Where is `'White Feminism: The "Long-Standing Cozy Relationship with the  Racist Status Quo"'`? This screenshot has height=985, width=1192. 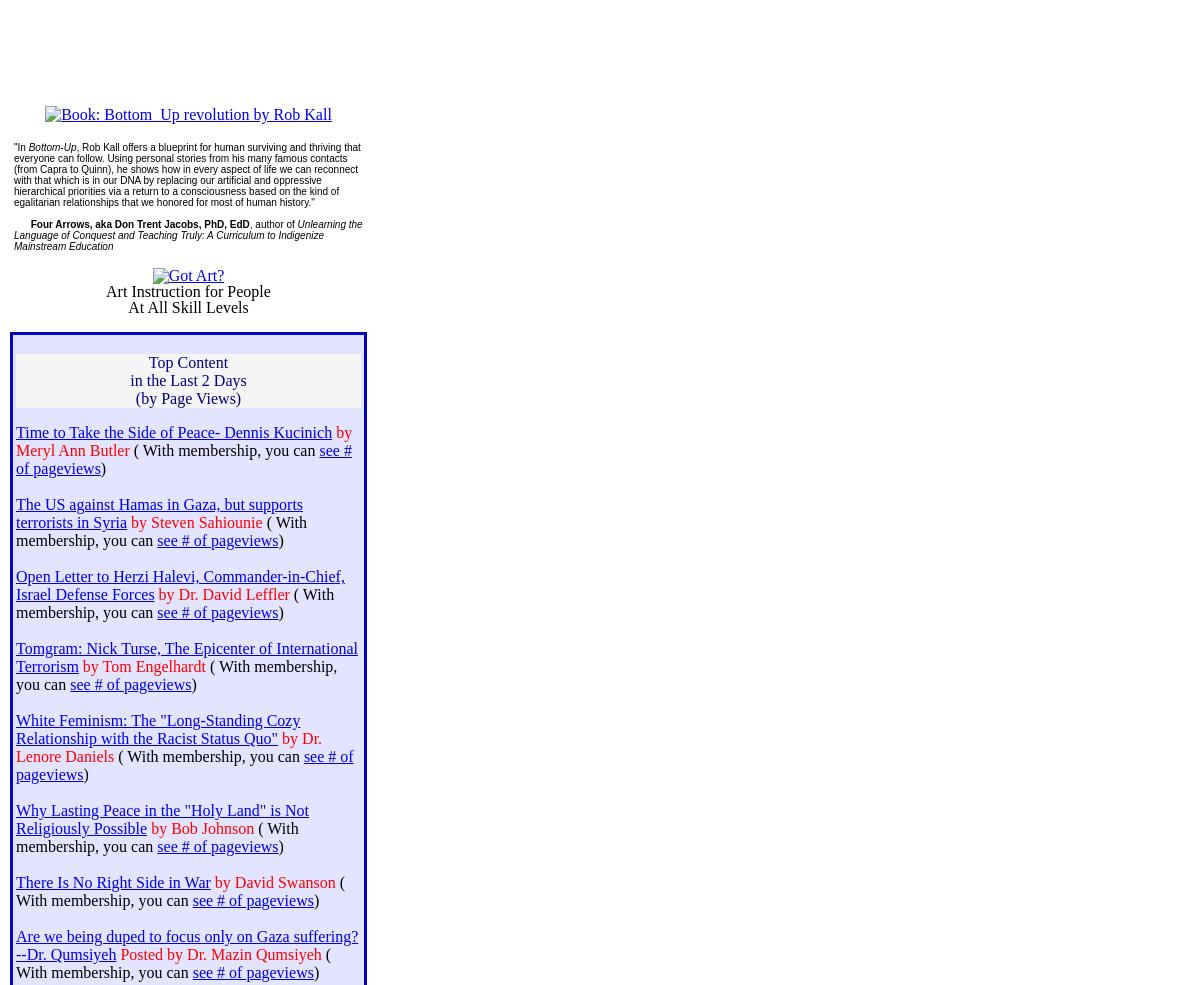 'White Feminism: The "Long-Standing Cozy Relationship with the  Racist Status Quo"' is located at coordinates (157, 729).